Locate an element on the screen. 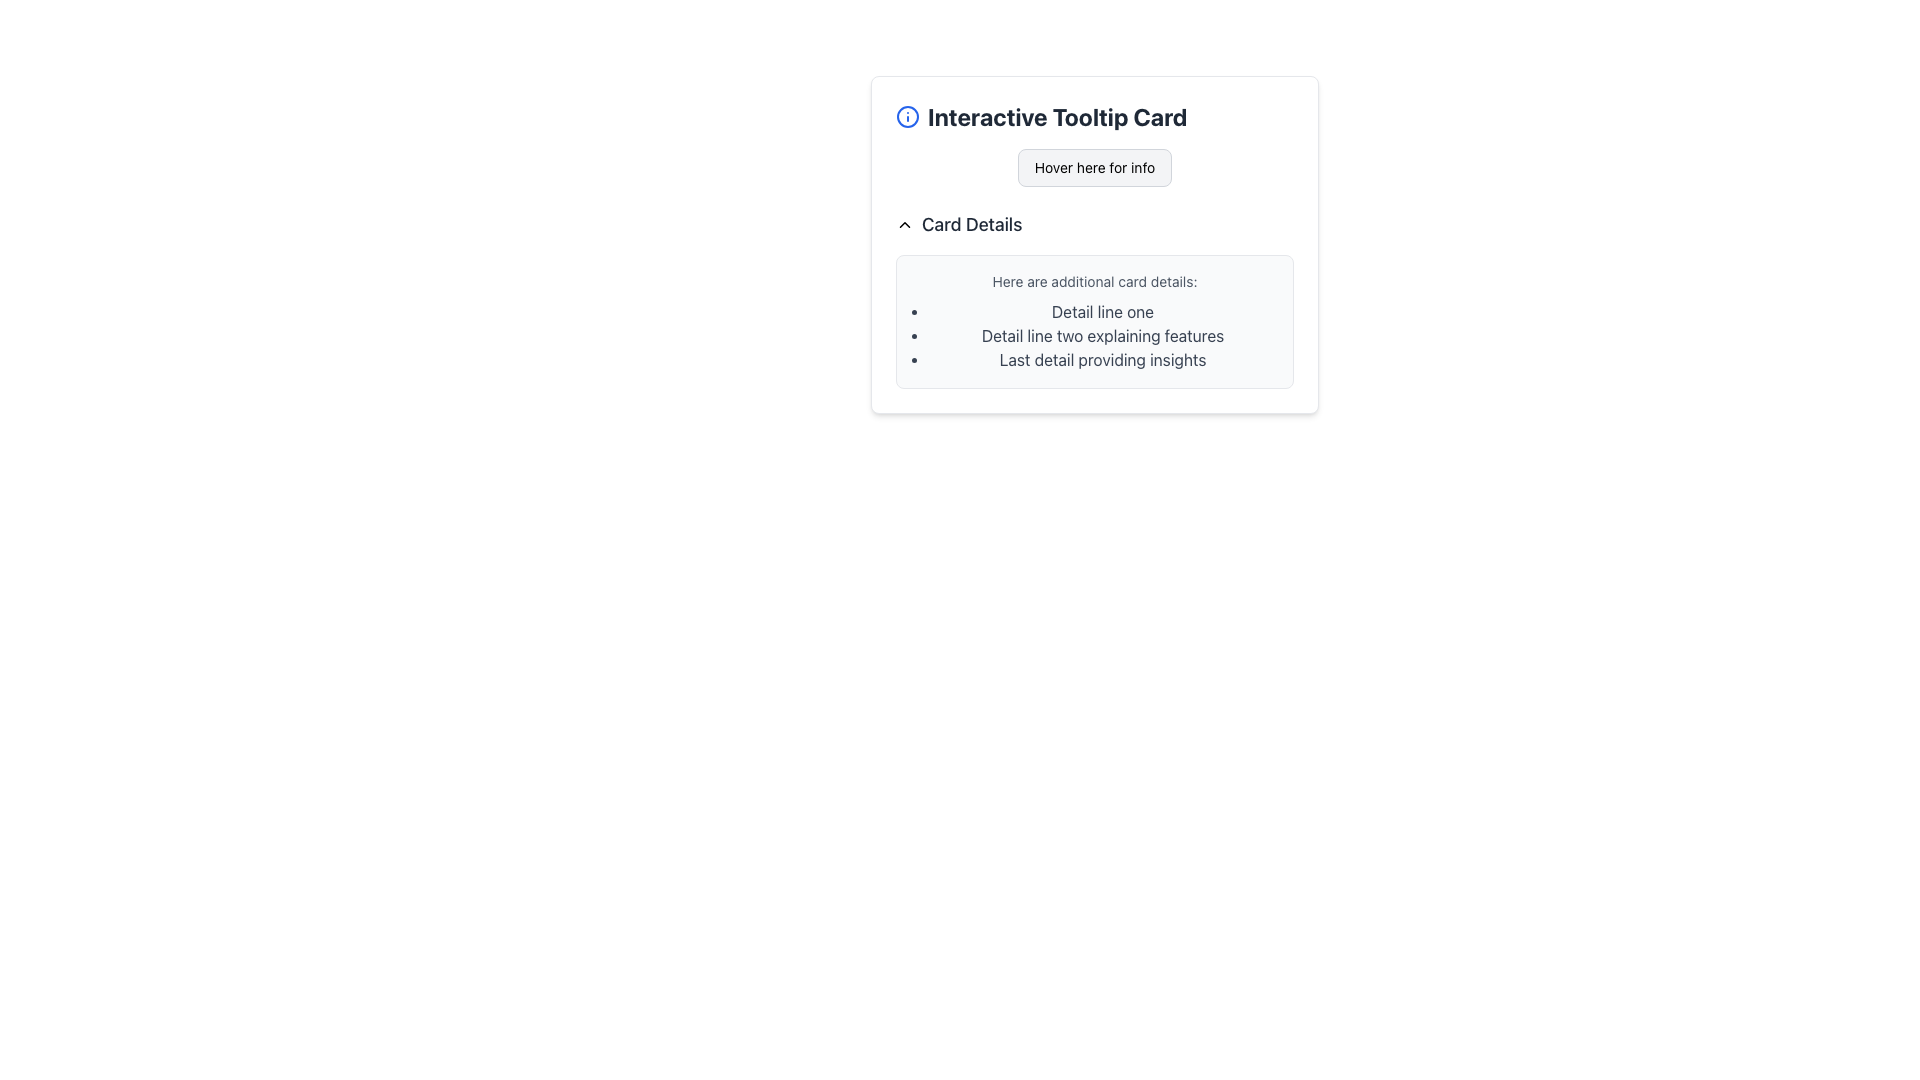 This screenshot has height=1080, width=1920. text contained within the rectangular card element located under the 'Card Details' heading, which has a light gray background and rounded corners is located at coordinates (1093, 320).